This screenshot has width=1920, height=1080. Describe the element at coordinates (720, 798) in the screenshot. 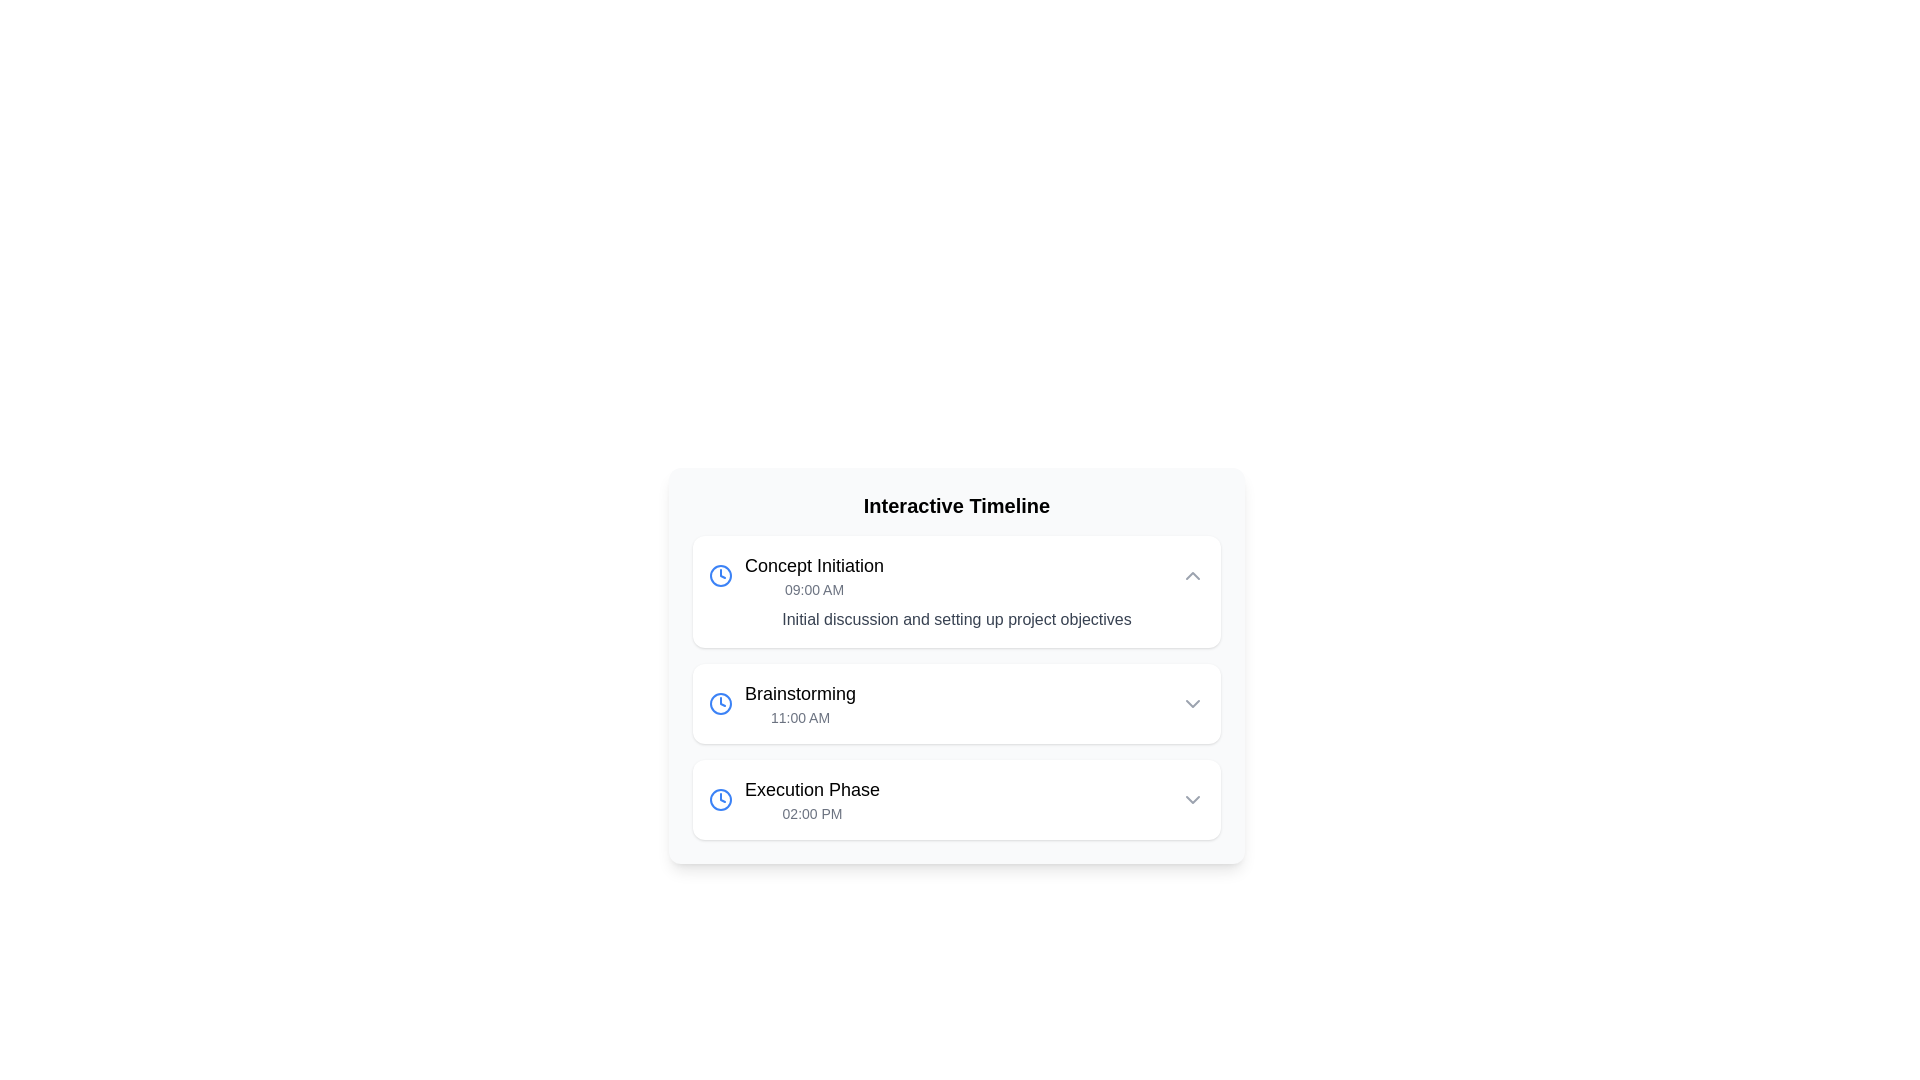

I see `the small blue clock icon representing the 'Execution Phase' in the interactive timeline interface if it has interactive behavior` at that location.